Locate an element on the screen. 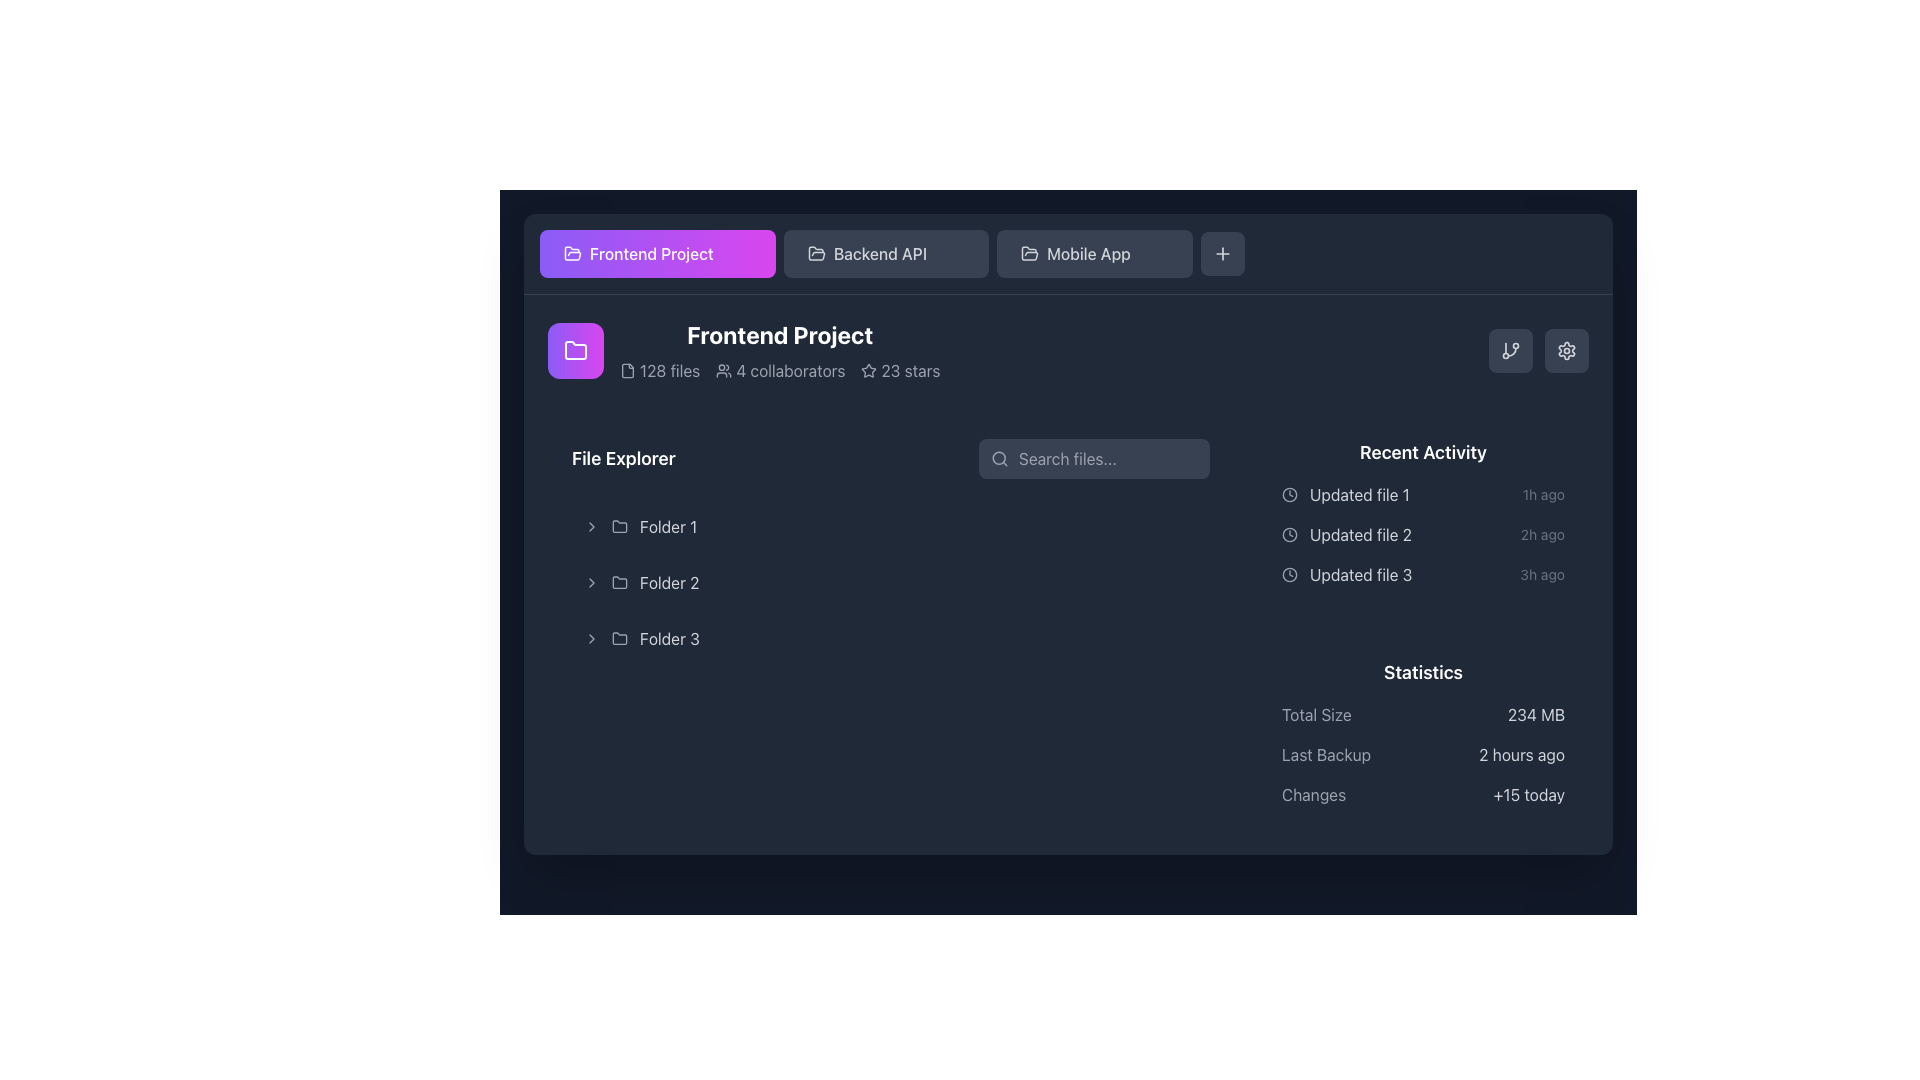 The height and width of the screenshot is (1080, 1920). the text label displaying '2h ago' in light gray color, which is located in the 'Recent Activity' section, next to 'Updated file 2' is located at coordinates (1541, 534).